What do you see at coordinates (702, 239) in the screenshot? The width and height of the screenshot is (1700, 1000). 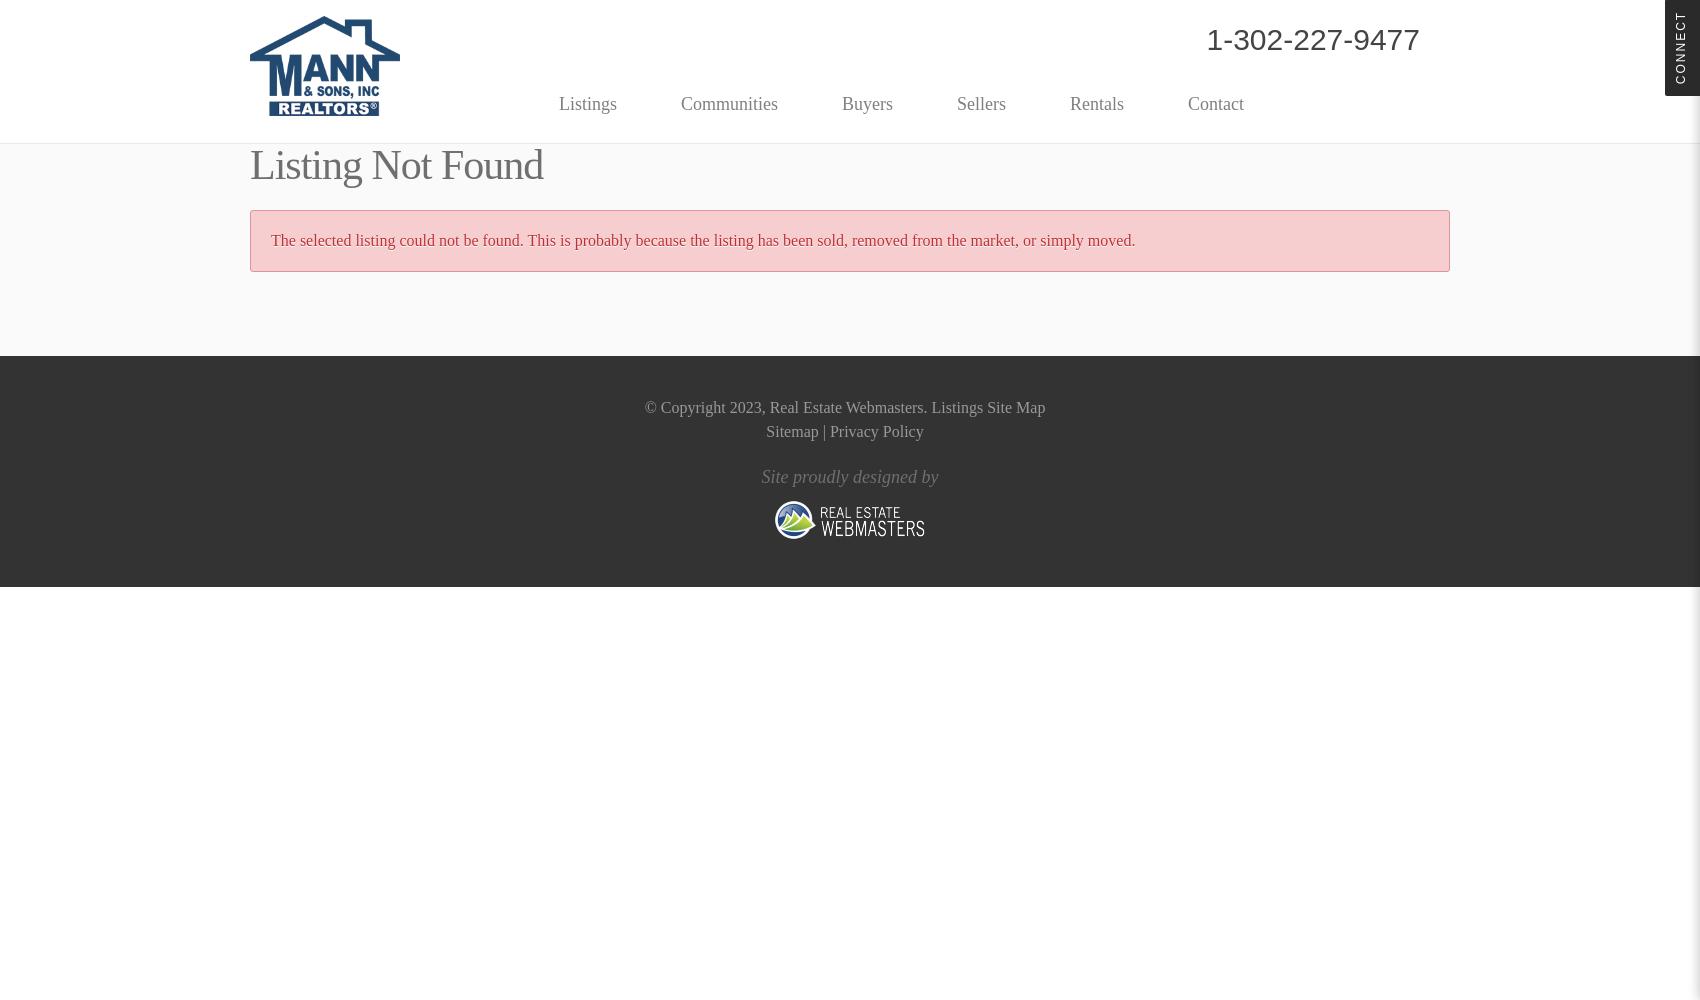 I see `'The selected listing could not be found. This is probably because the listing has been sold, removed from the market, or simply moved.'` at bounding box center [702, 239].